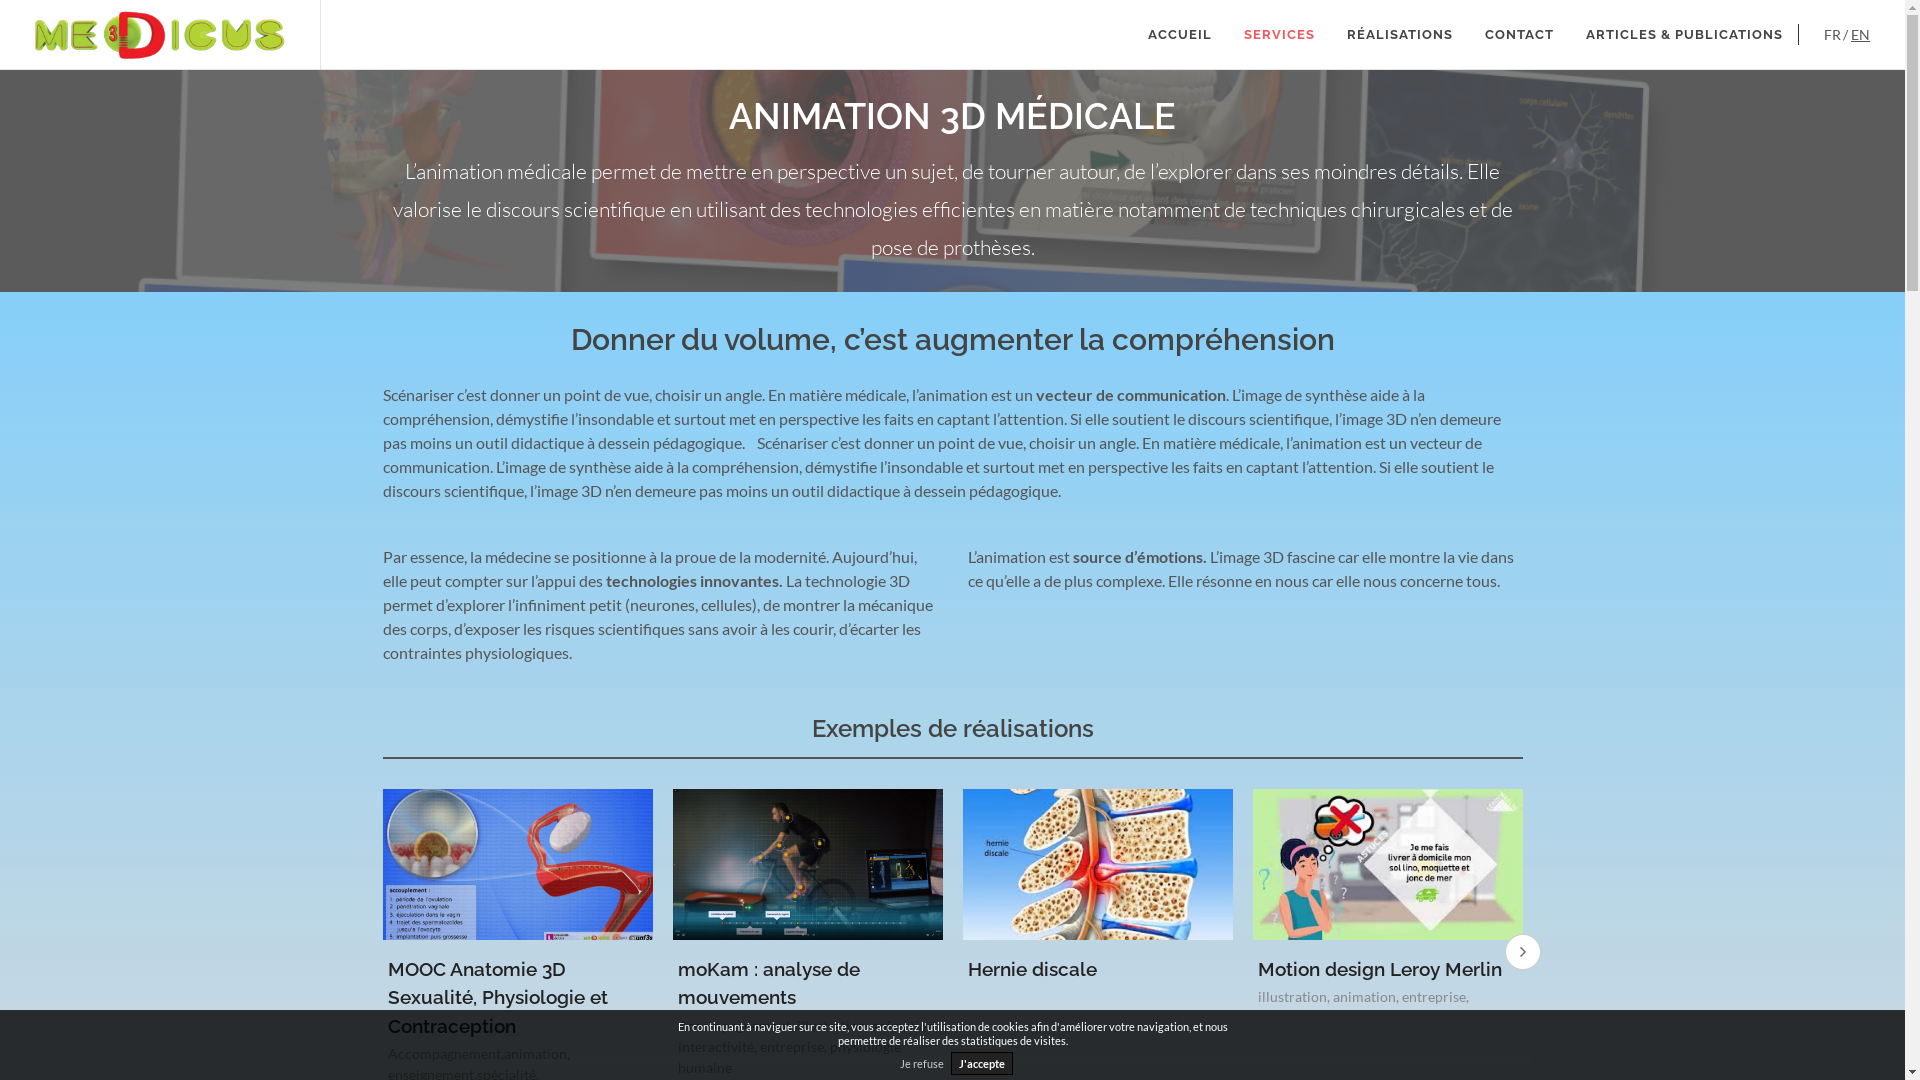  Describe the element at coordinates (791, 1045) in the screenshot. I see `'entreprise'` at that location.